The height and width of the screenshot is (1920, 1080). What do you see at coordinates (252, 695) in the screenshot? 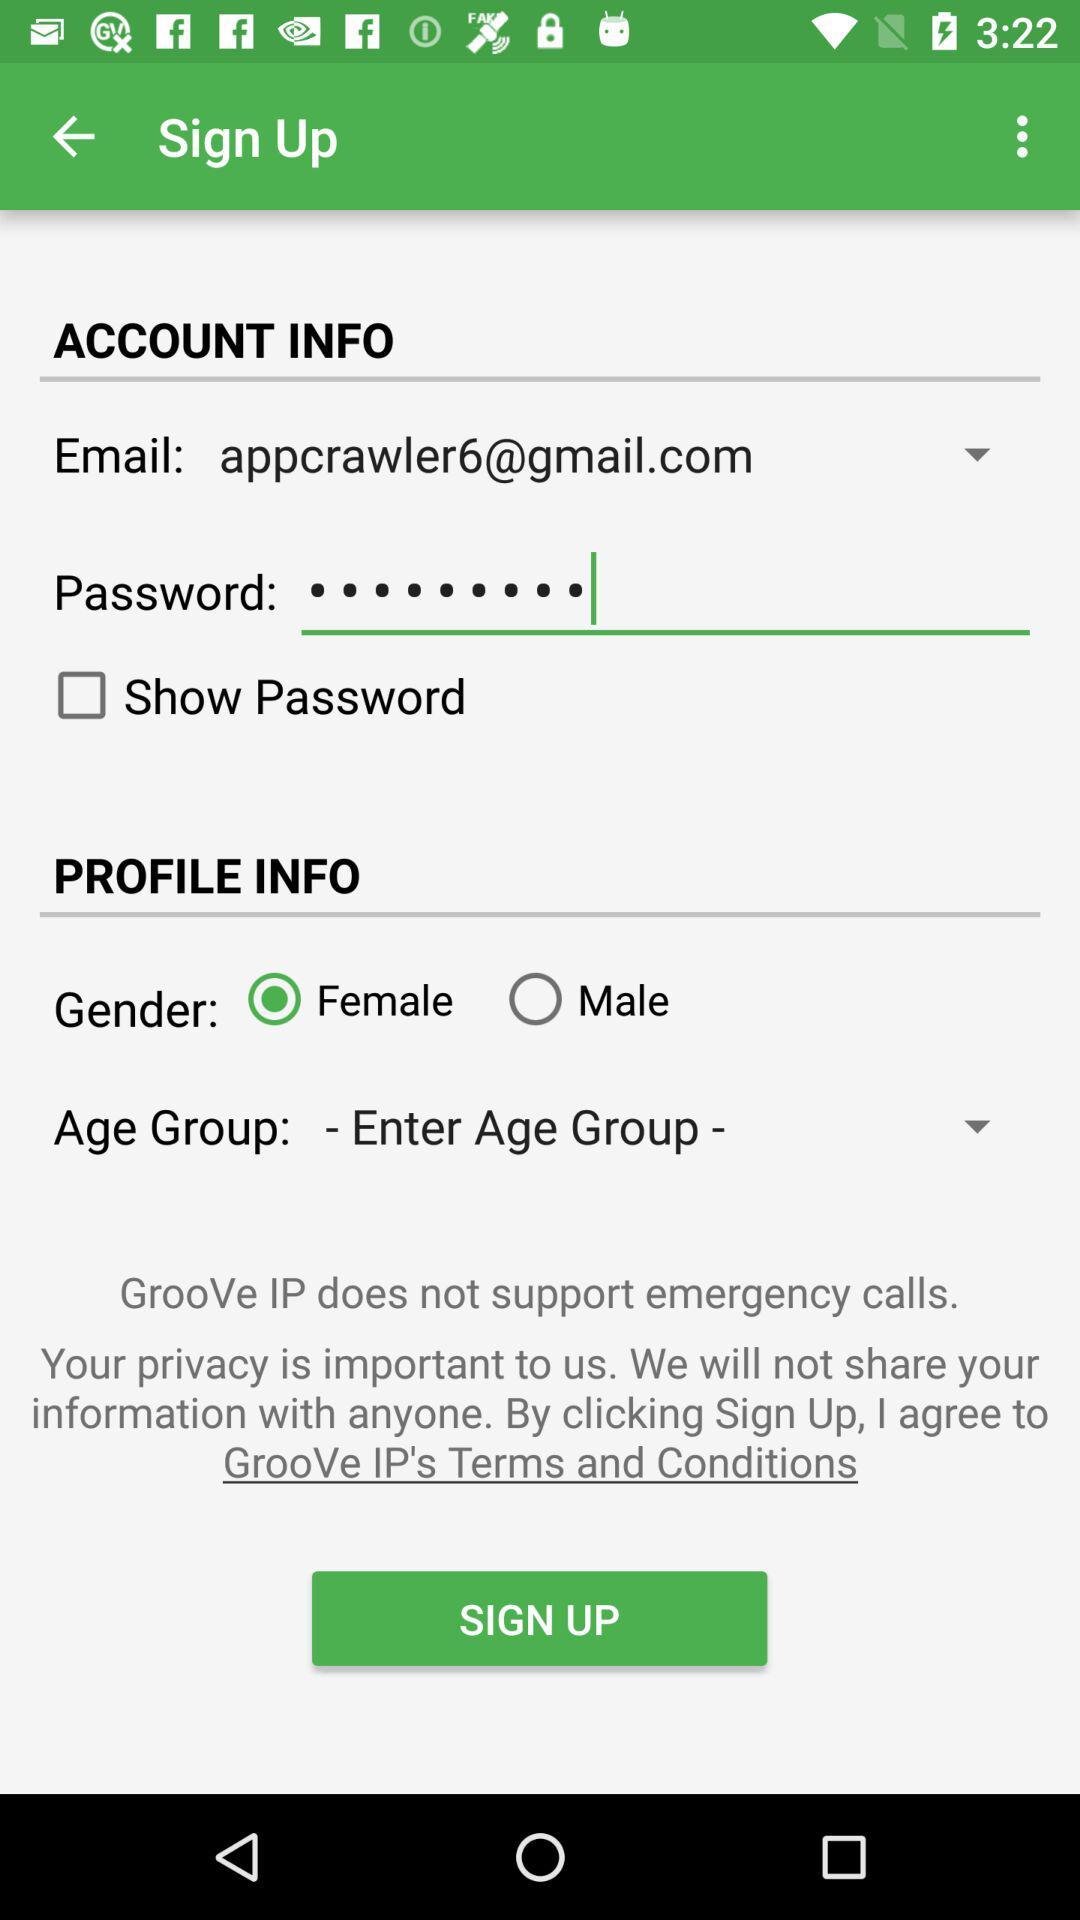
I see `show password` at bounding box center [252, 695].